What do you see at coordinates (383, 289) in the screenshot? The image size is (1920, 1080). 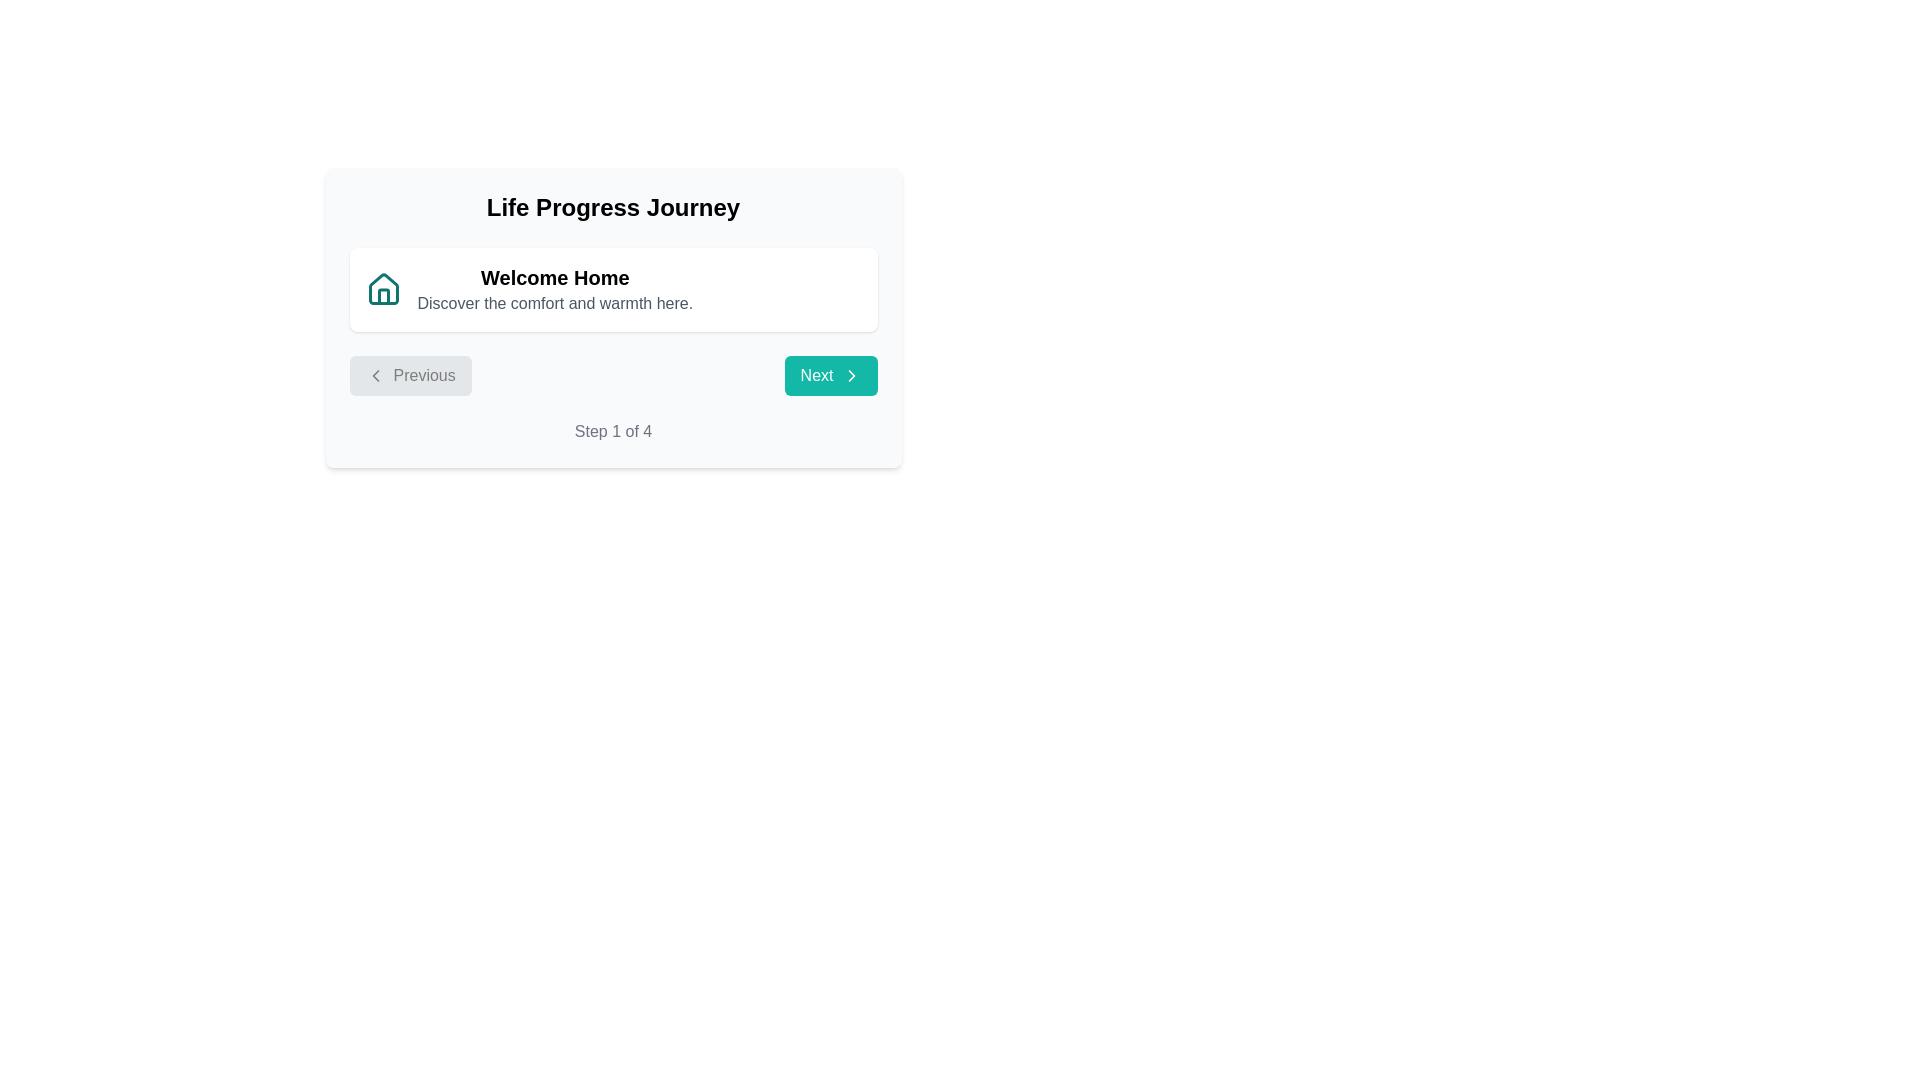 I see `the house-shaped icon filled with teal color, located within a white rounded rectangular card, positioned to the left of the 'Welcome Home' text block` at bounding box center [383, 289].